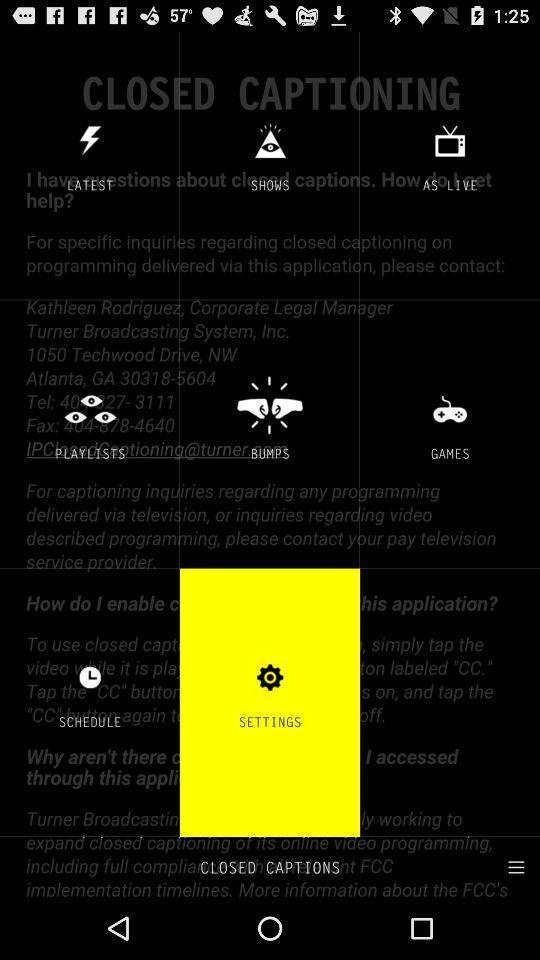 This screenshot has height=960, width=540. What do you see at coordinates (89, 139) in the screenshot?
I see `icon above latest at top left corner` at bounding box center [89, 139].